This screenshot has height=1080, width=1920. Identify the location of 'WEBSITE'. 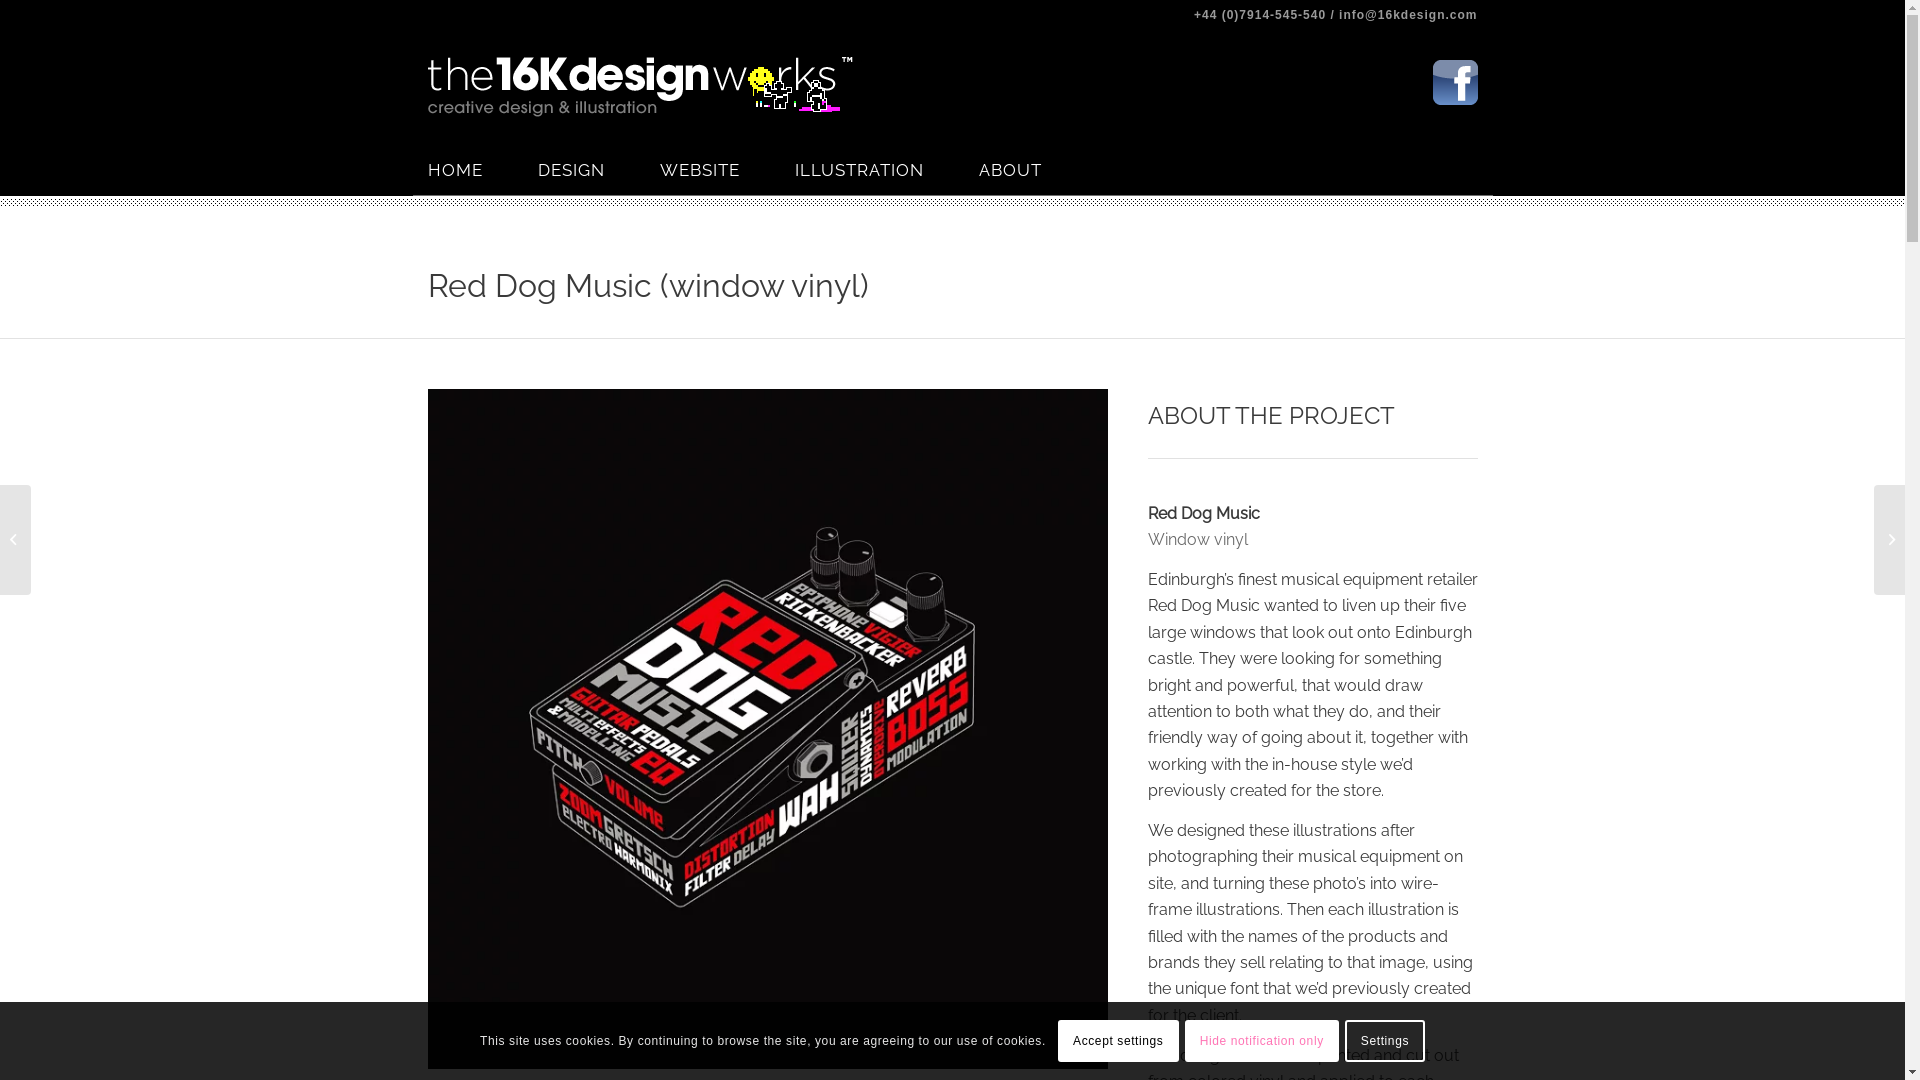
(726, 168).